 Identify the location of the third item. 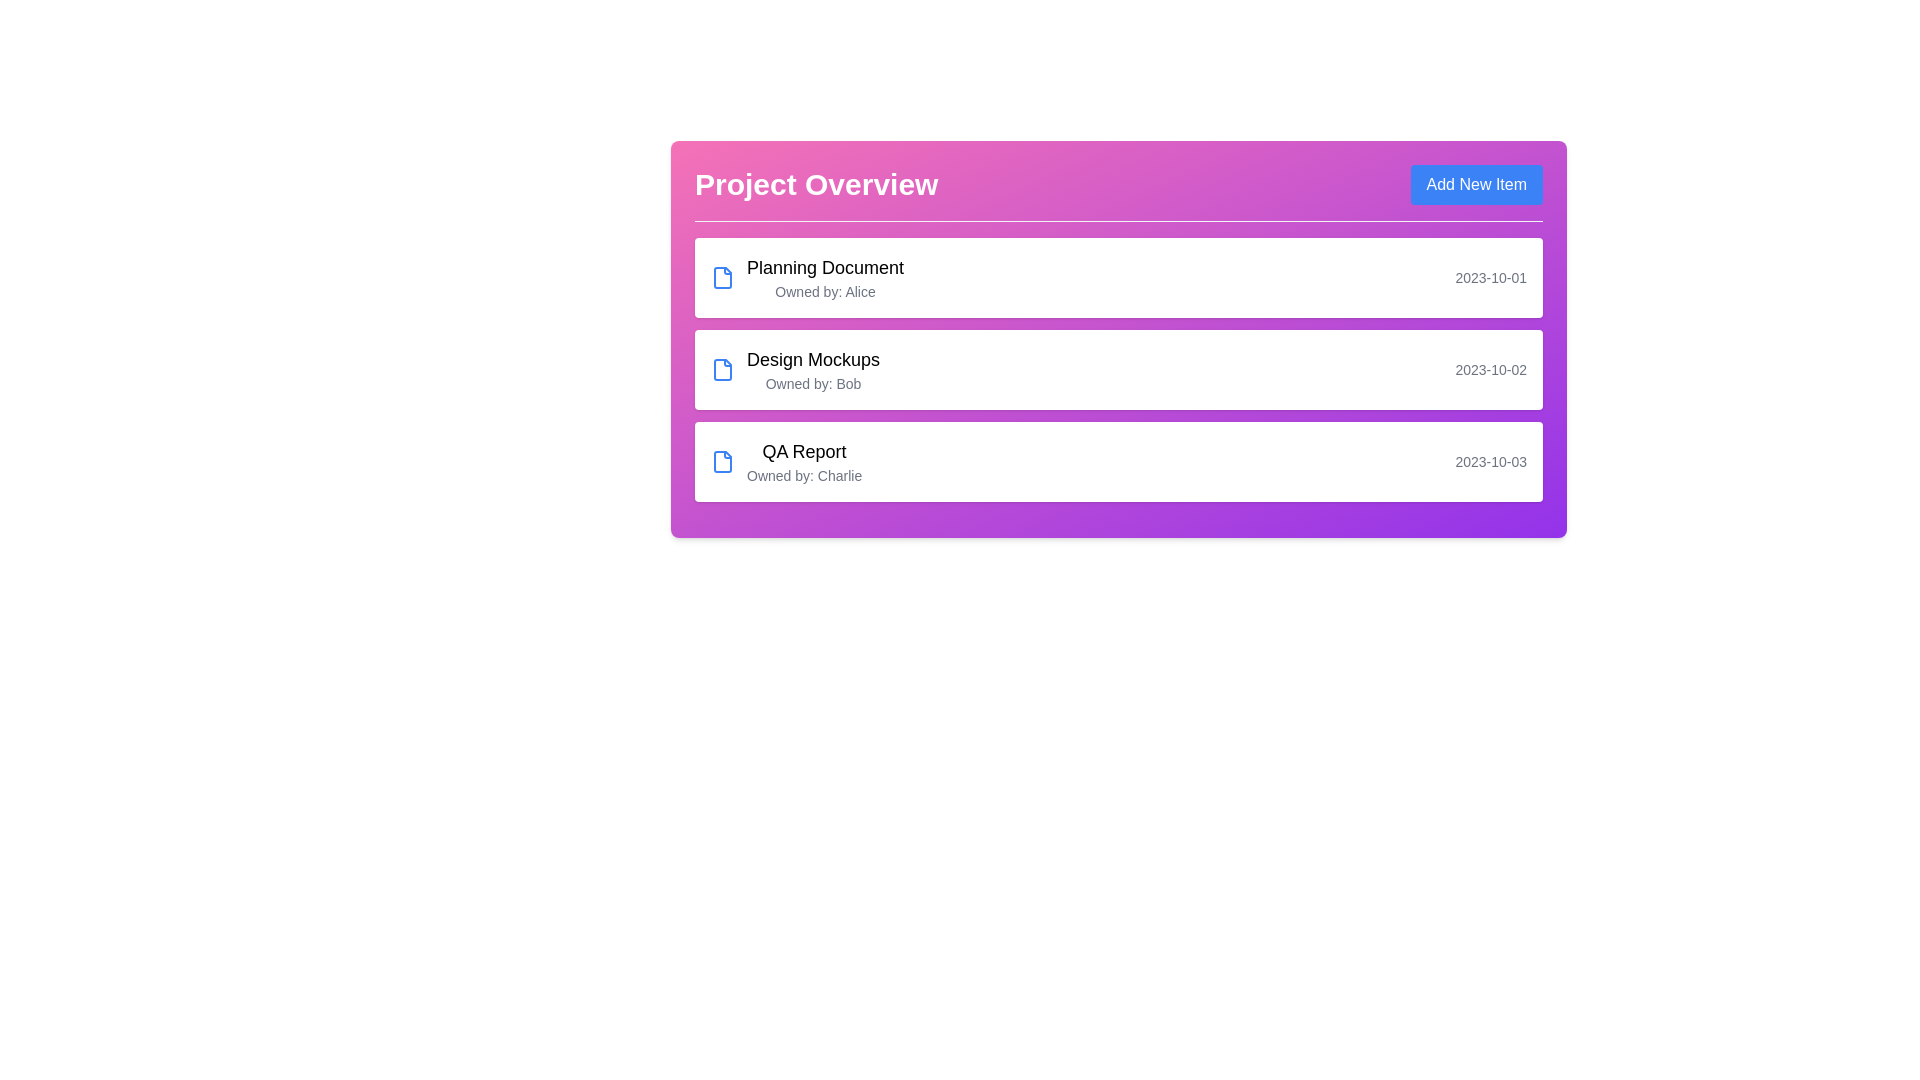
(785, 462).